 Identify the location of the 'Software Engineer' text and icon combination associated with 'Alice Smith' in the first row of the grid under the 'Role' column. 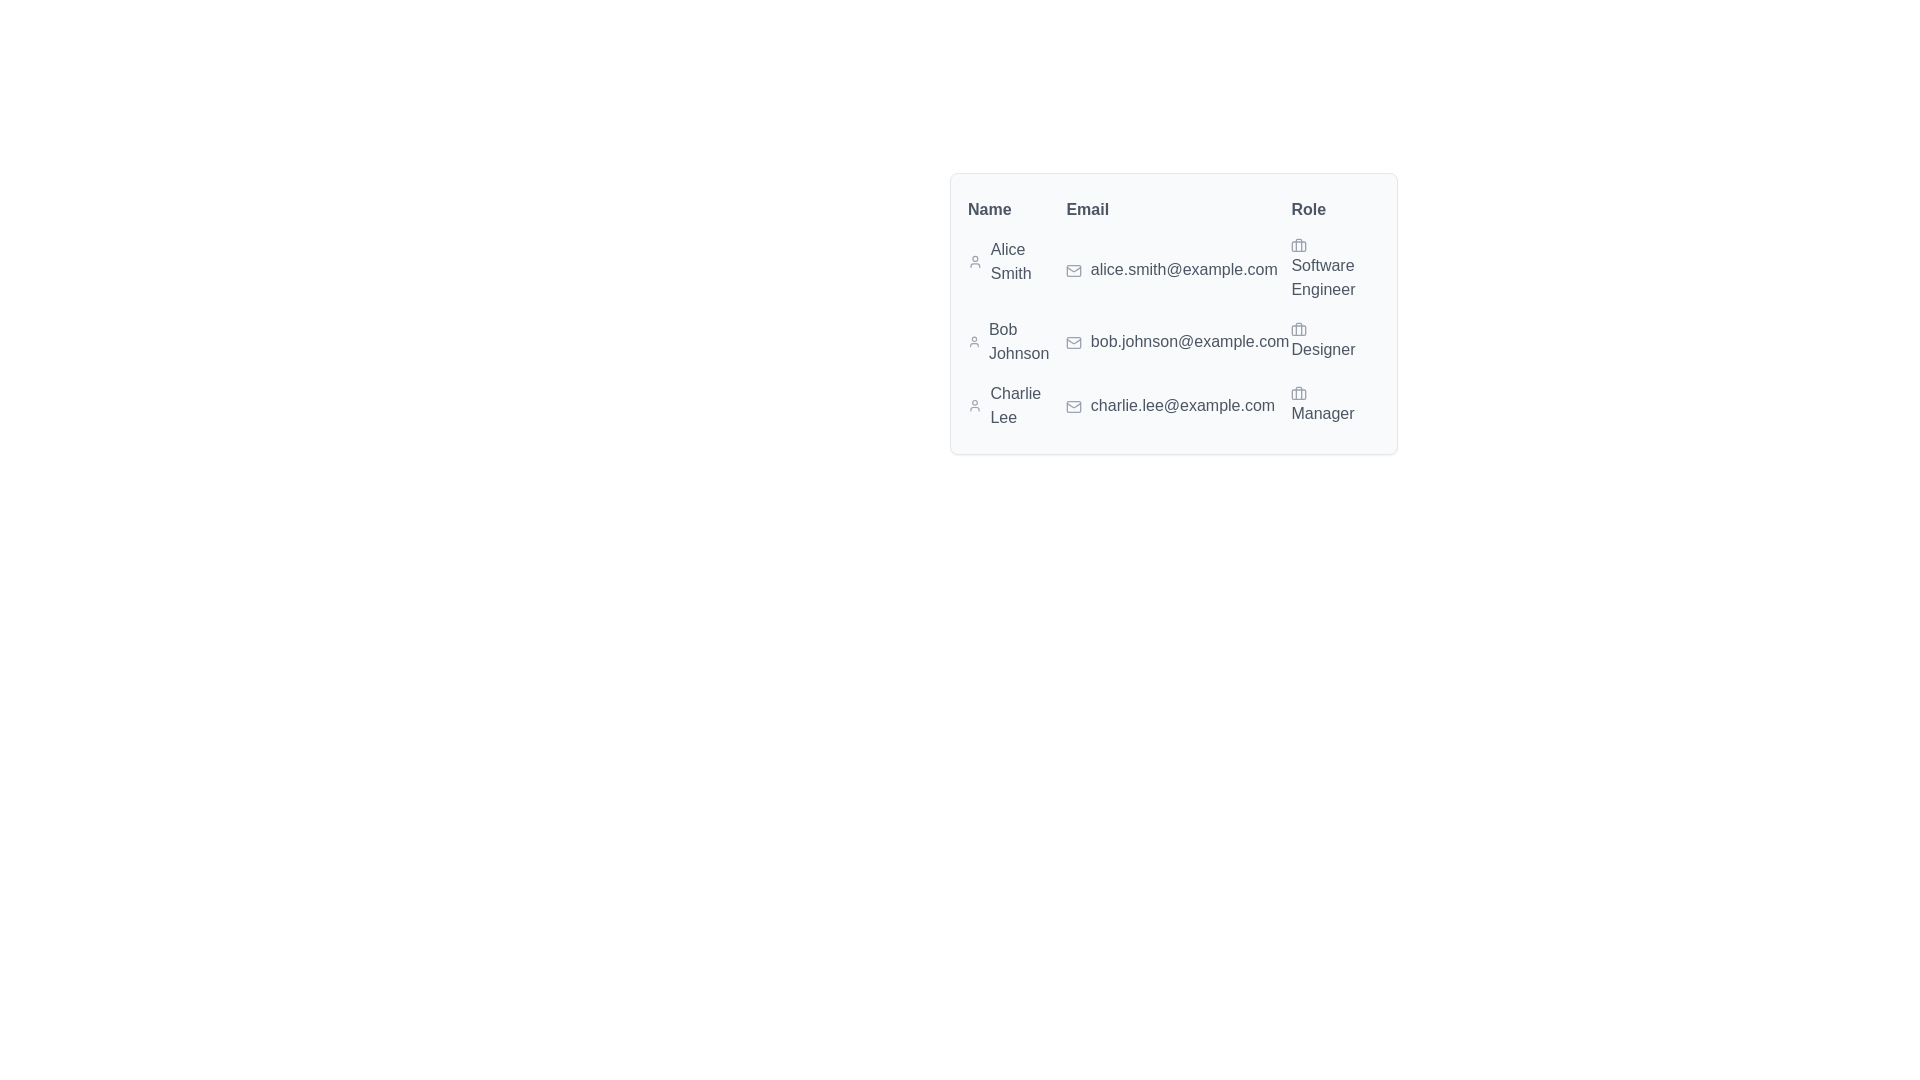
(1335, 270).